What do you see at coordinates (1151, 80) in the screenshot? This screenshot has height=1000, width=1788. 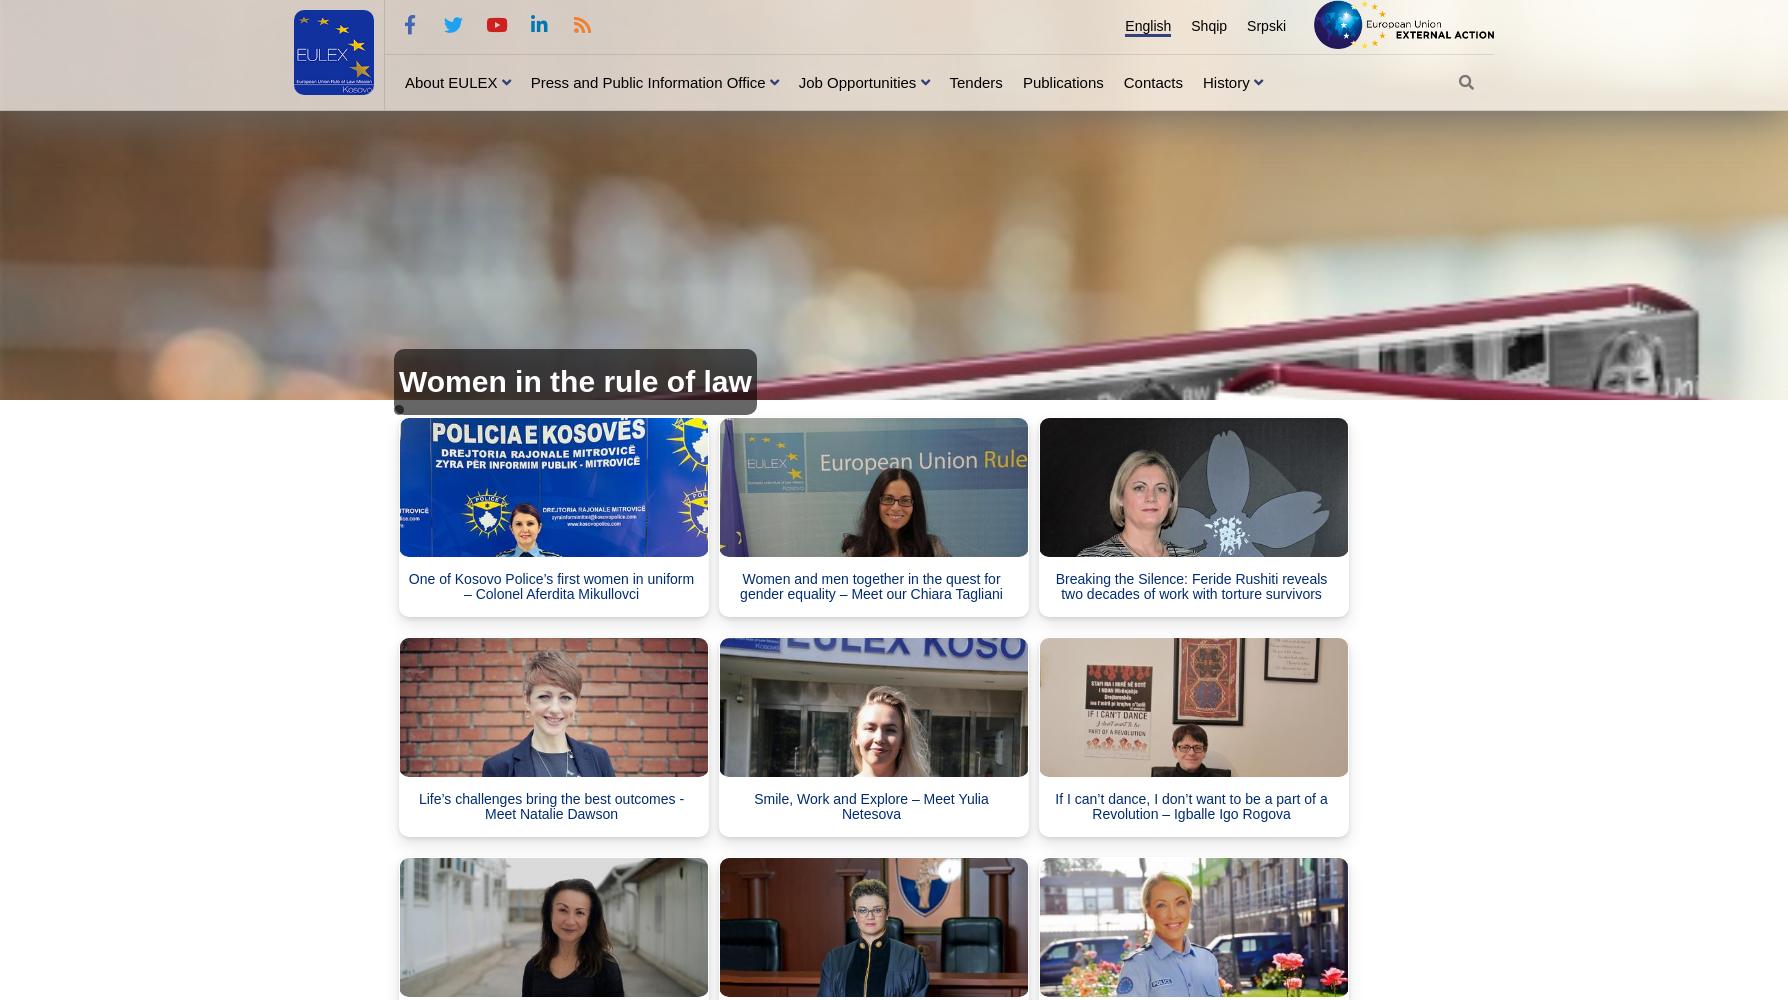 I see `'Contacts'` at bounding box center [1151, 80].